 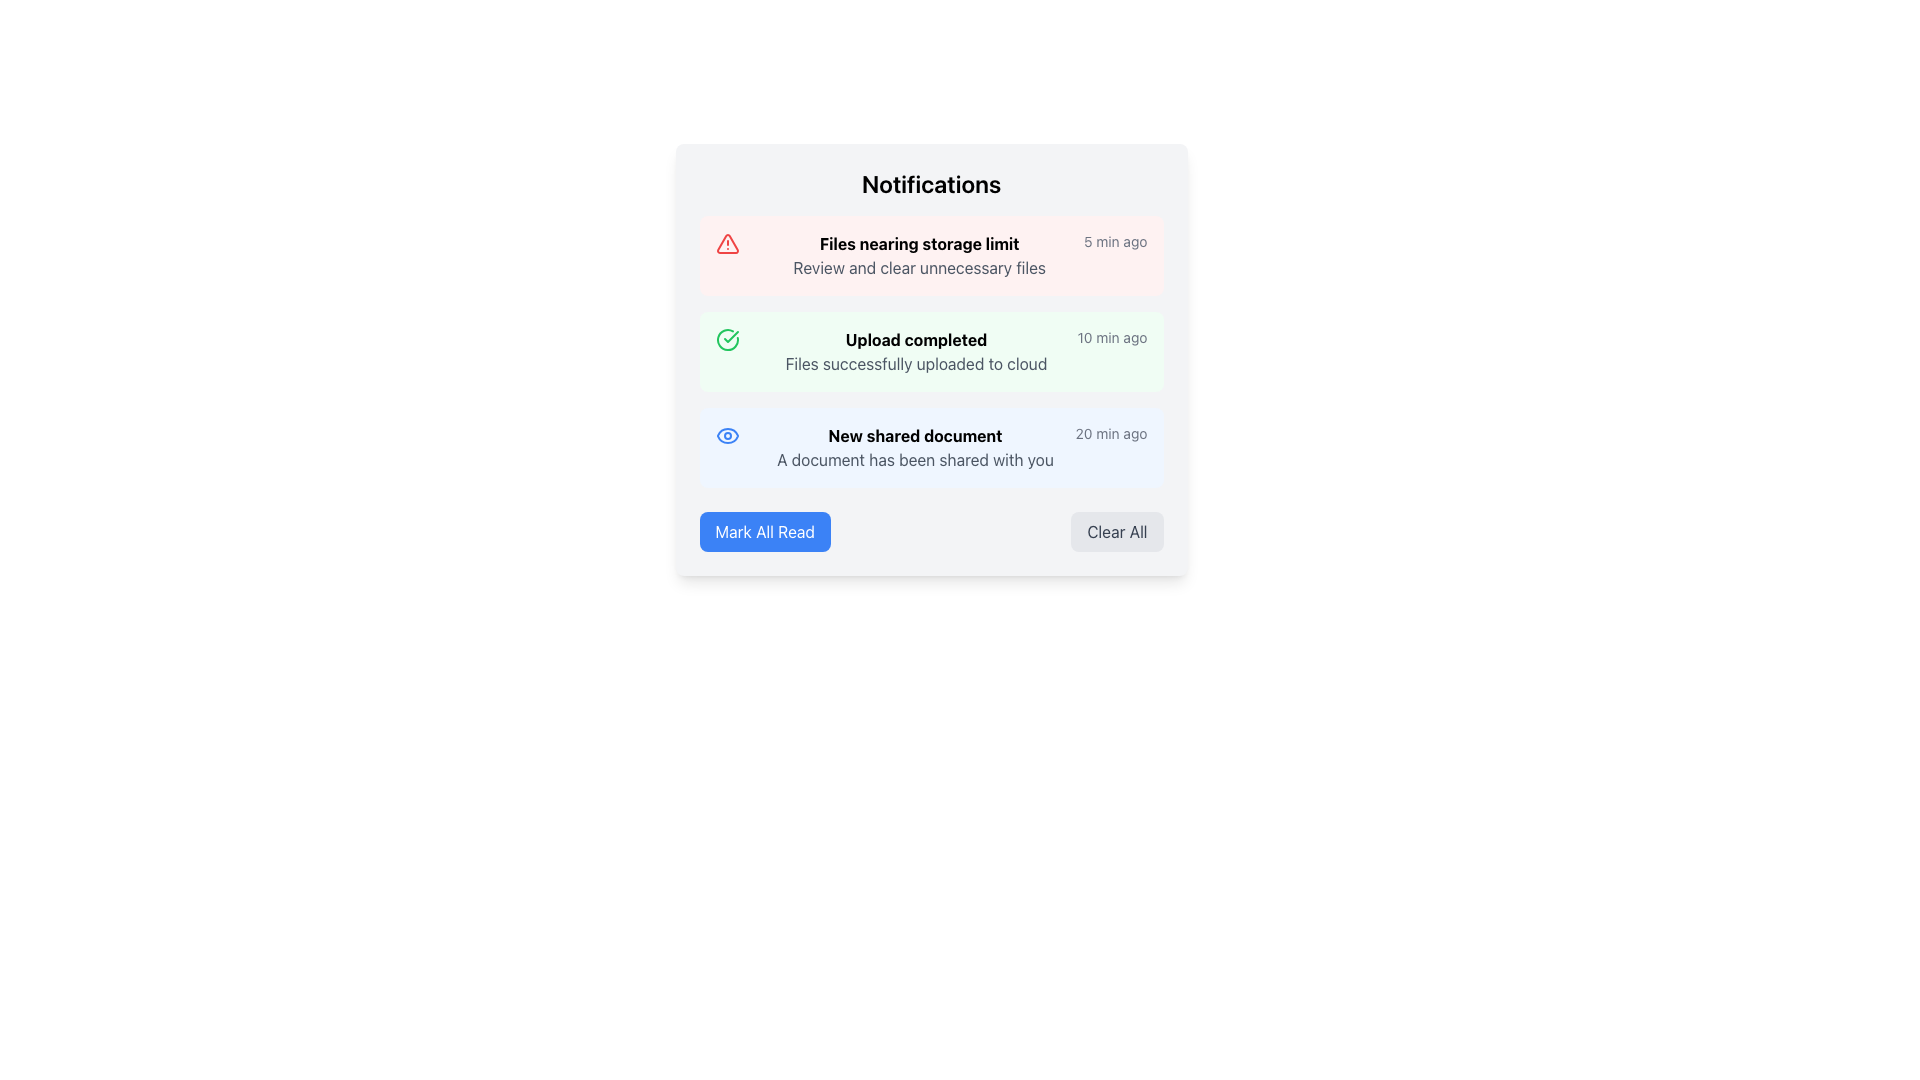 What do you see at coordinates (726, 434) in the screenshot?
I see `the outer oval shape of the eye icon, which is part of the vector graphic indicating visibility or a view action` at bounding box center [726, 434].